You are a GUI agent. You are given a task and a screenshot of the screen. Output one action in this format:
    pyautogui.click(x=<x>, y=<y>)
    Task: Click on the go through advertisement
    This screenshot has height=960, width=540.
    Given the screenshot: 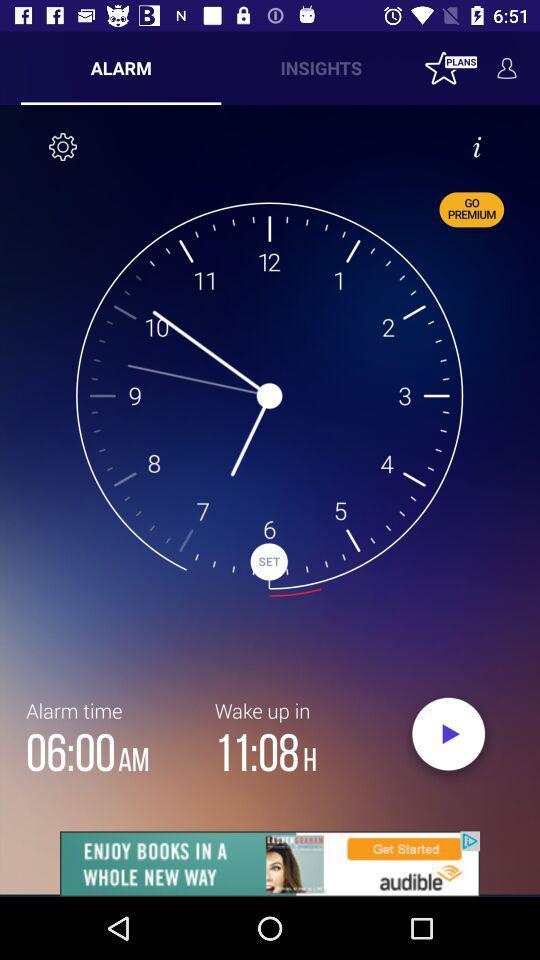 What is the action you would take?
    pyautogui.click(x=270, y=863)
    